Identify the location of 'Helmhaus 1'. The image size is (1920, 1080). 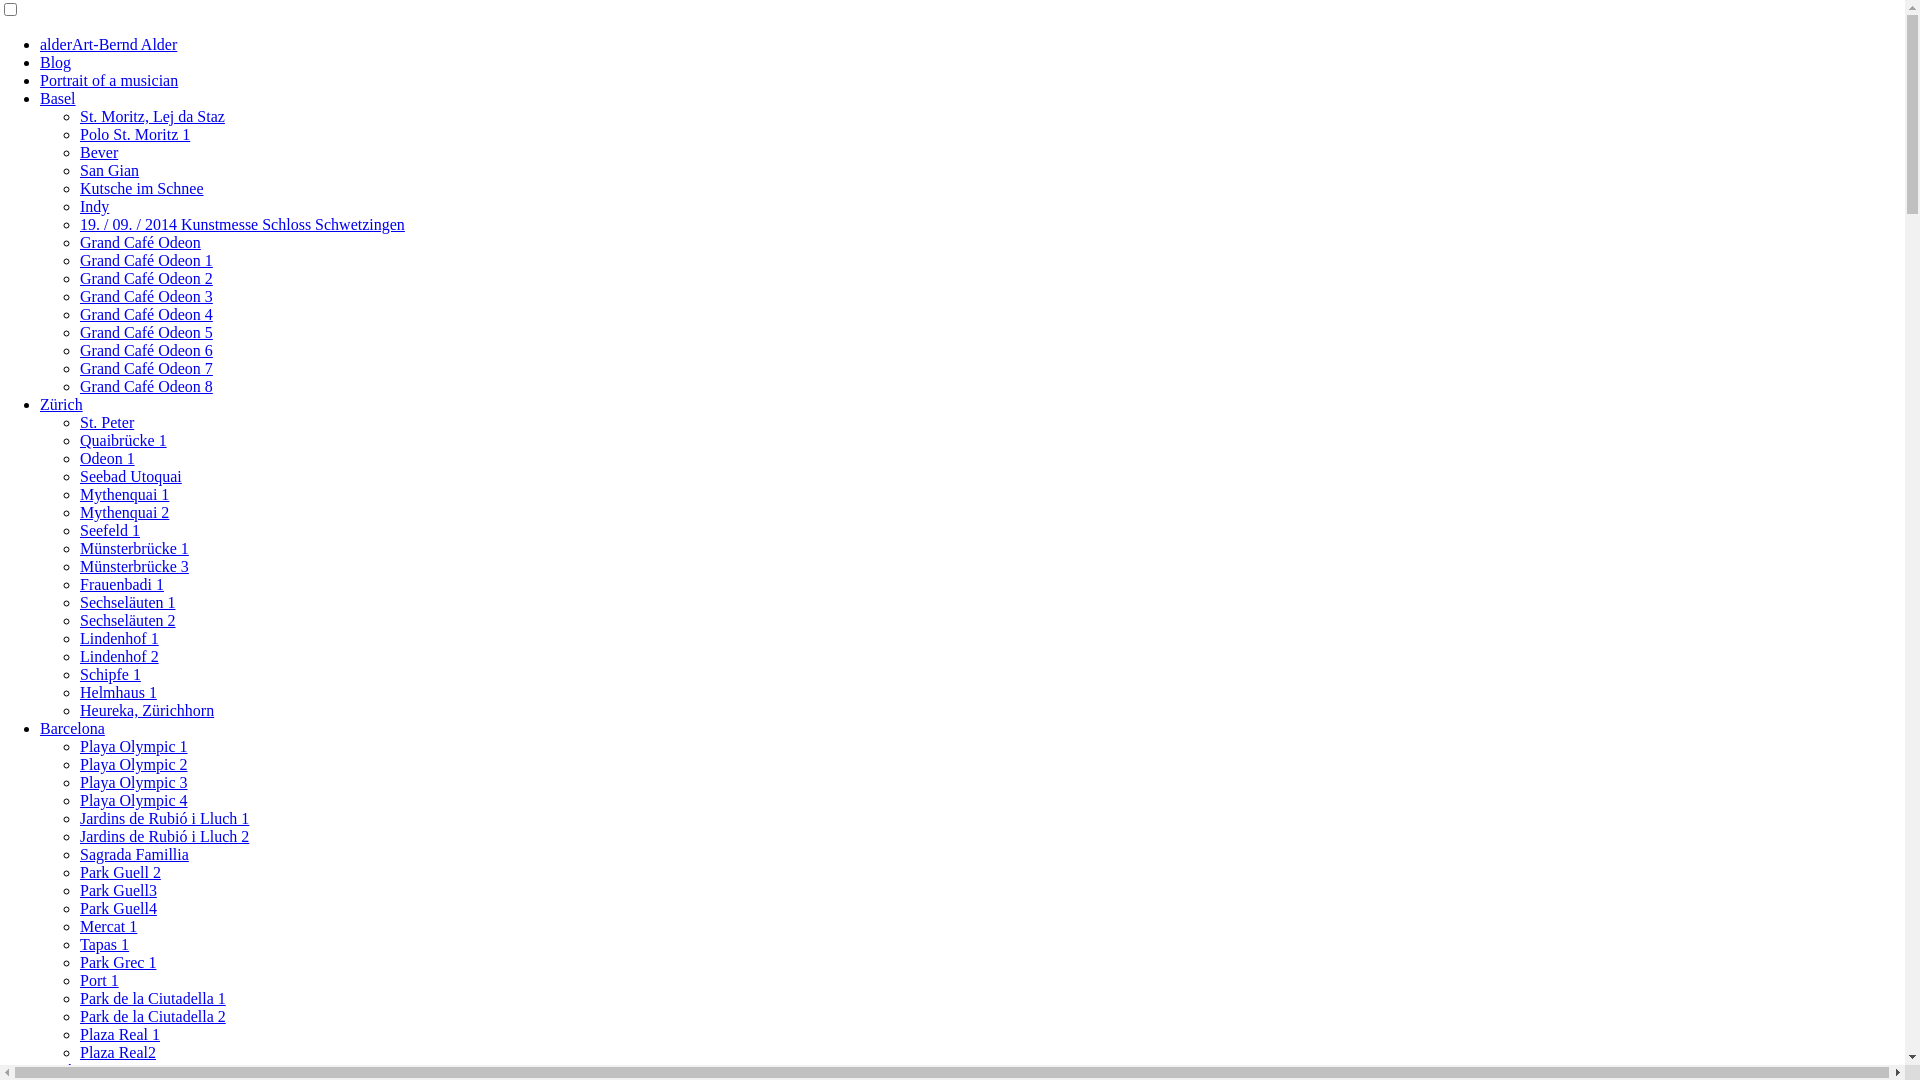
(80, 691).